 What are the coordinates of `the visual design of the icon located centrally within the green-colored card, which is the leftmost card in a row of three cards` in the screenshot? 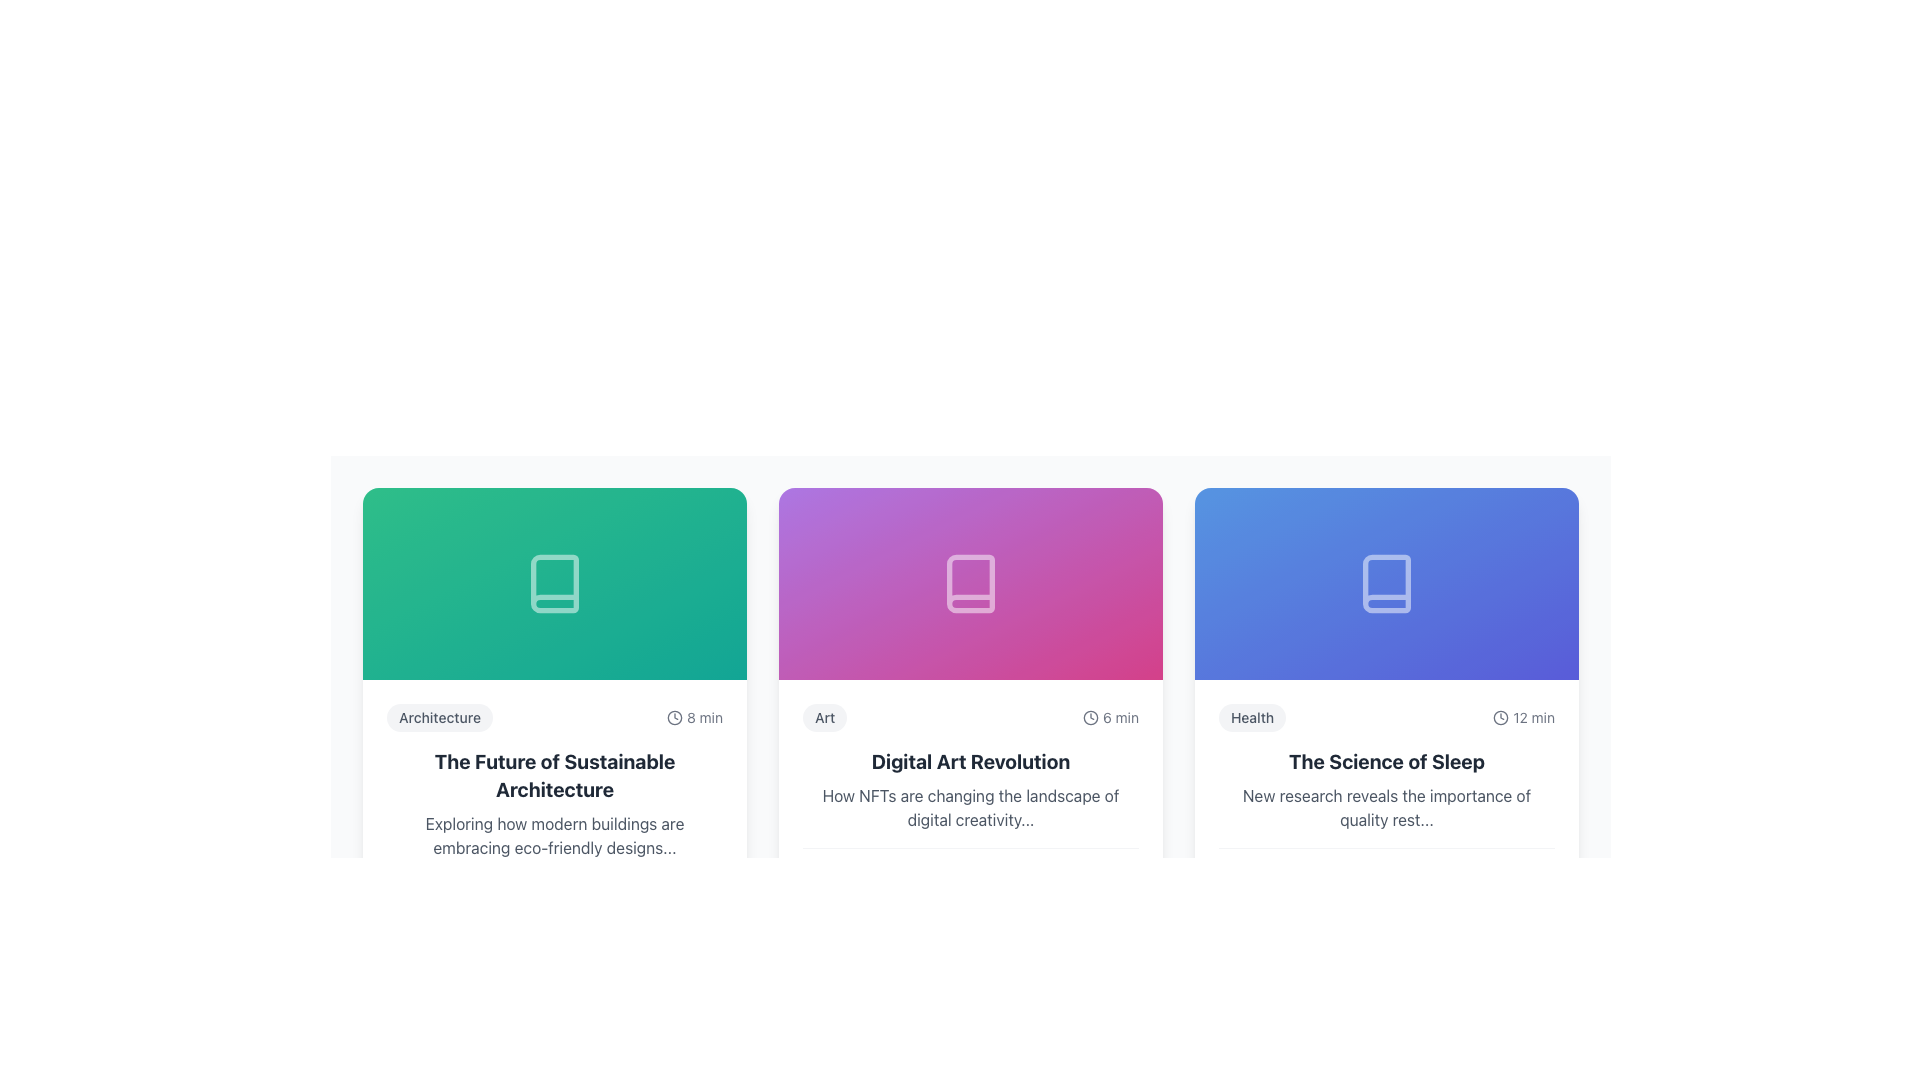 It's located at (555, 583).